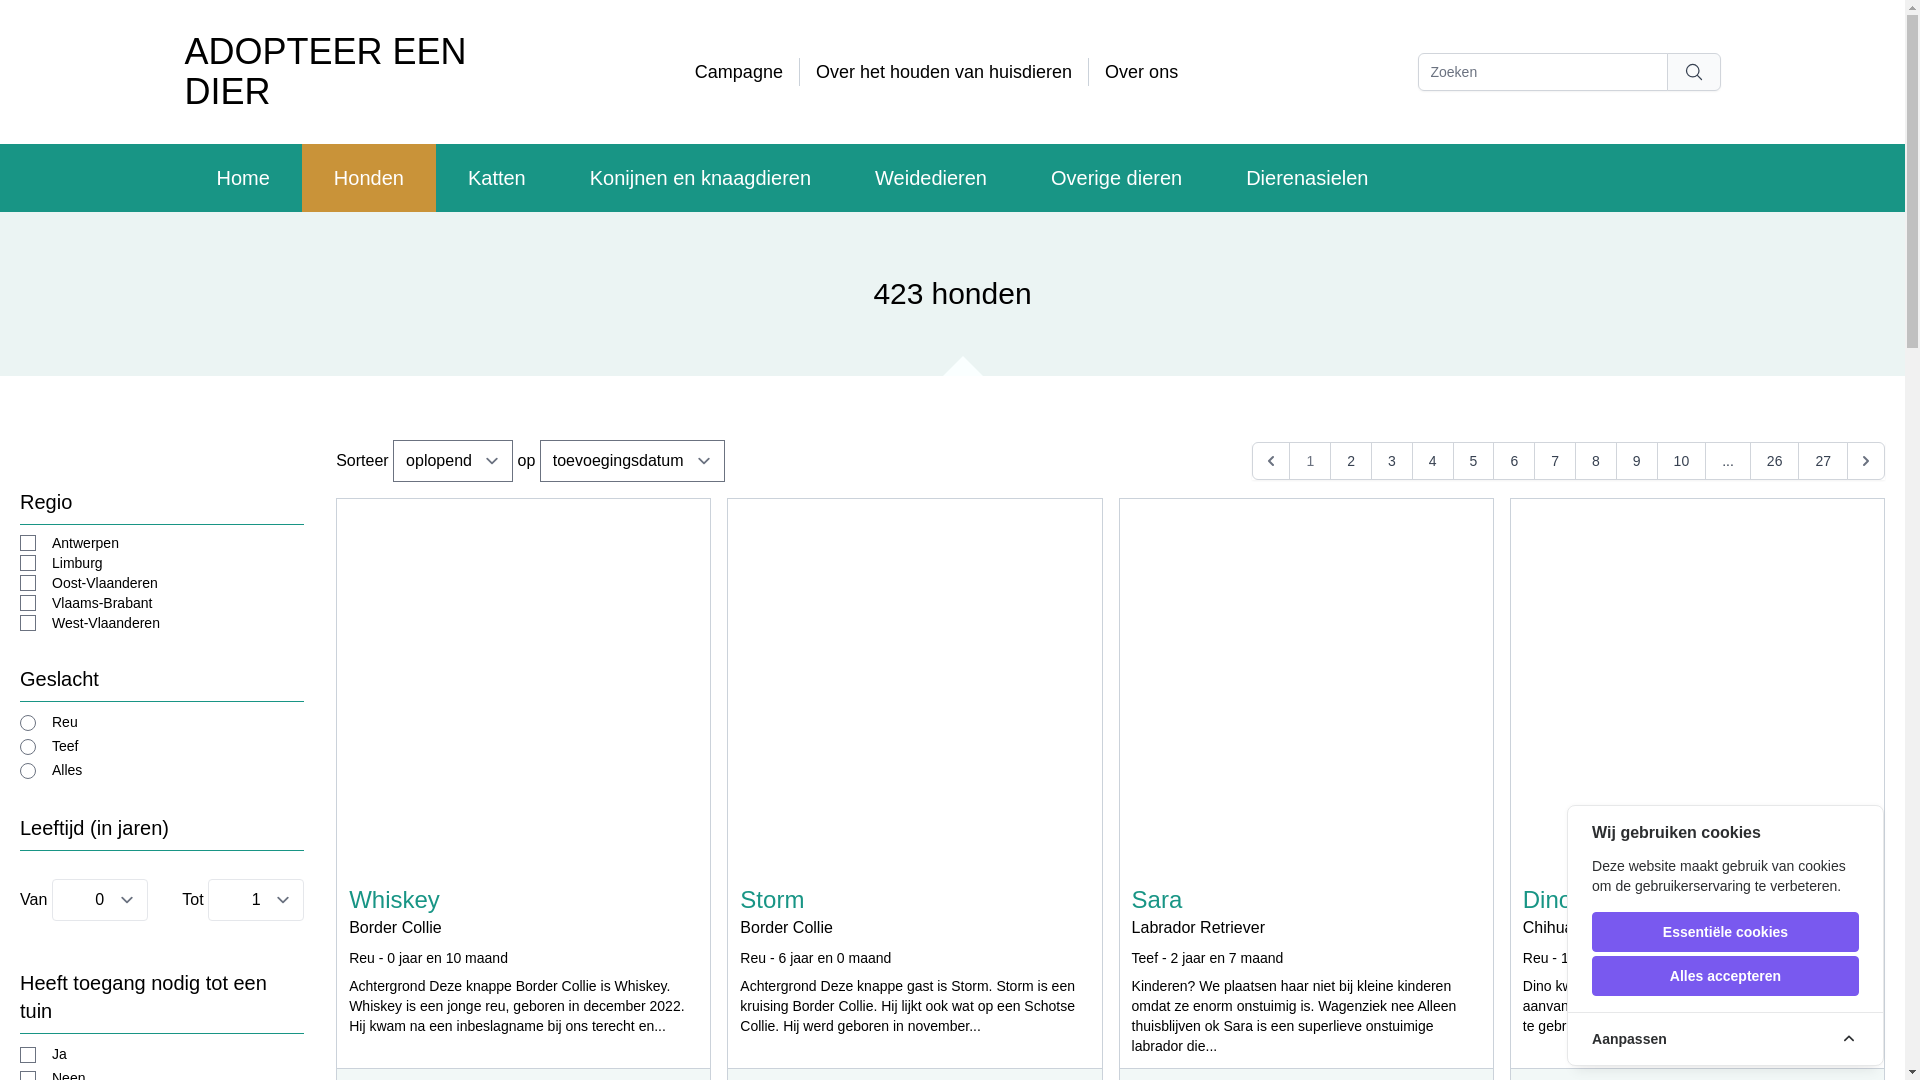  What do you see at coordinates (943, 71) in the screenshot?
I see `'Over het houden van huisdieren'` at bounding box center [943, 71].